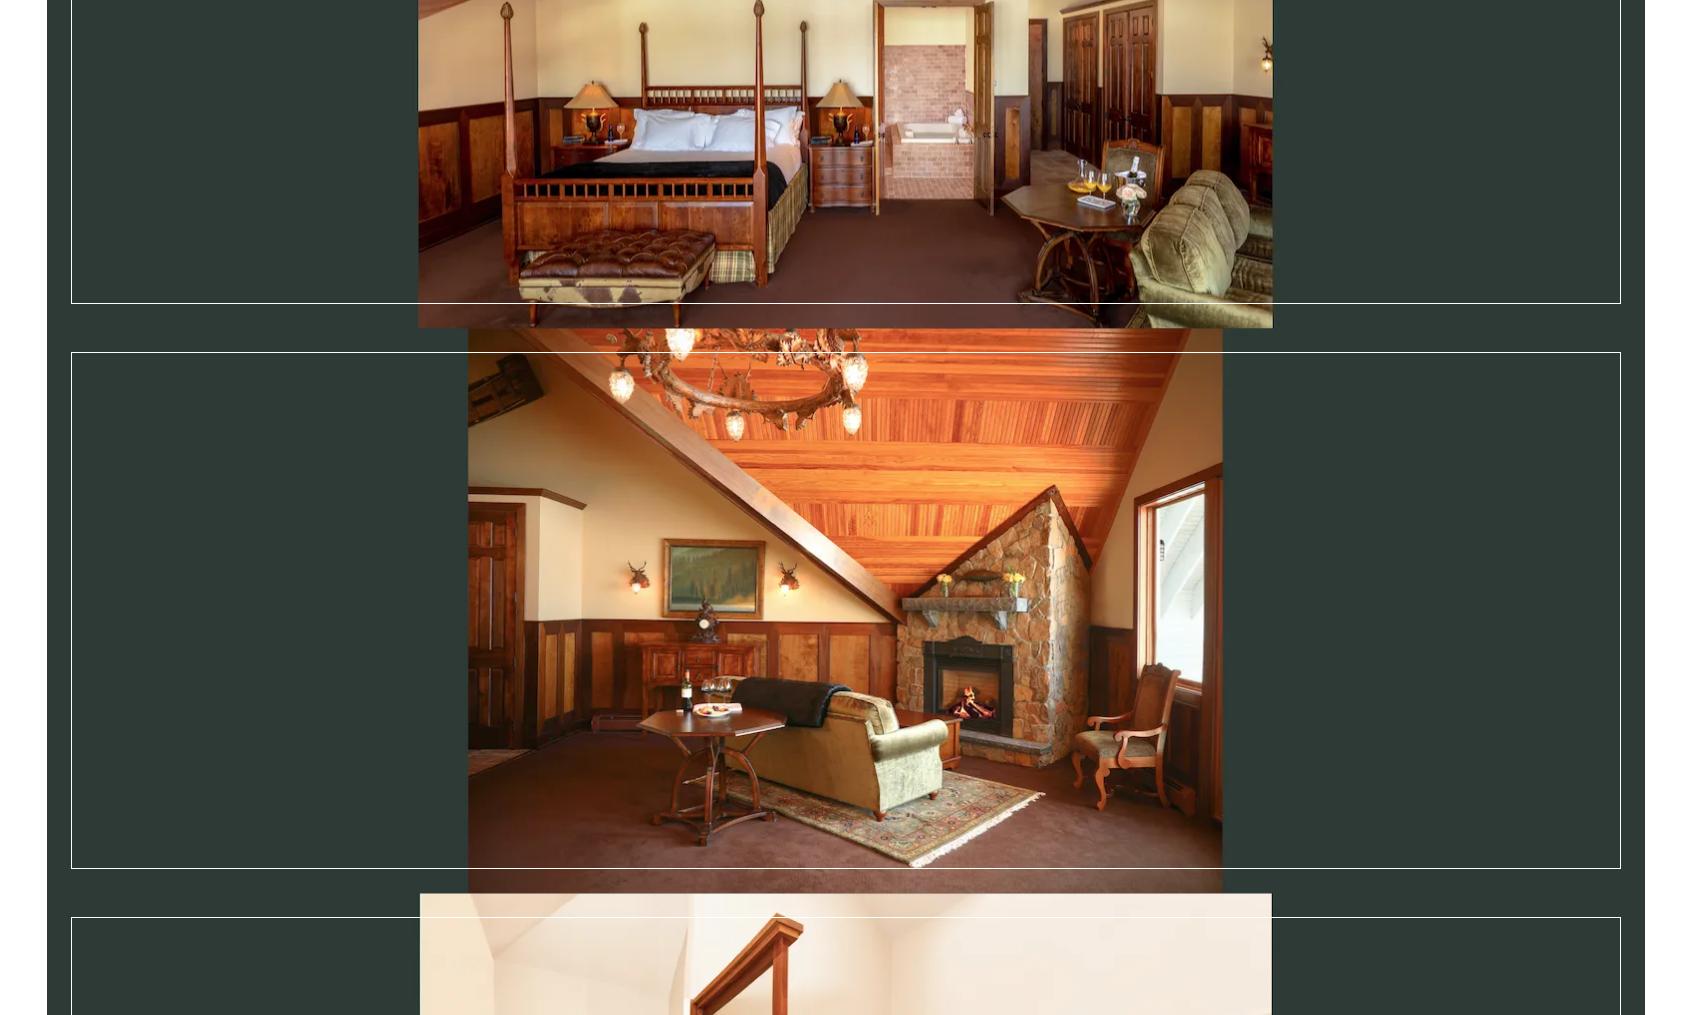 This screenshot has height=1015, width=1692. I want to click on 'Lake Placid', so click(345, 930).